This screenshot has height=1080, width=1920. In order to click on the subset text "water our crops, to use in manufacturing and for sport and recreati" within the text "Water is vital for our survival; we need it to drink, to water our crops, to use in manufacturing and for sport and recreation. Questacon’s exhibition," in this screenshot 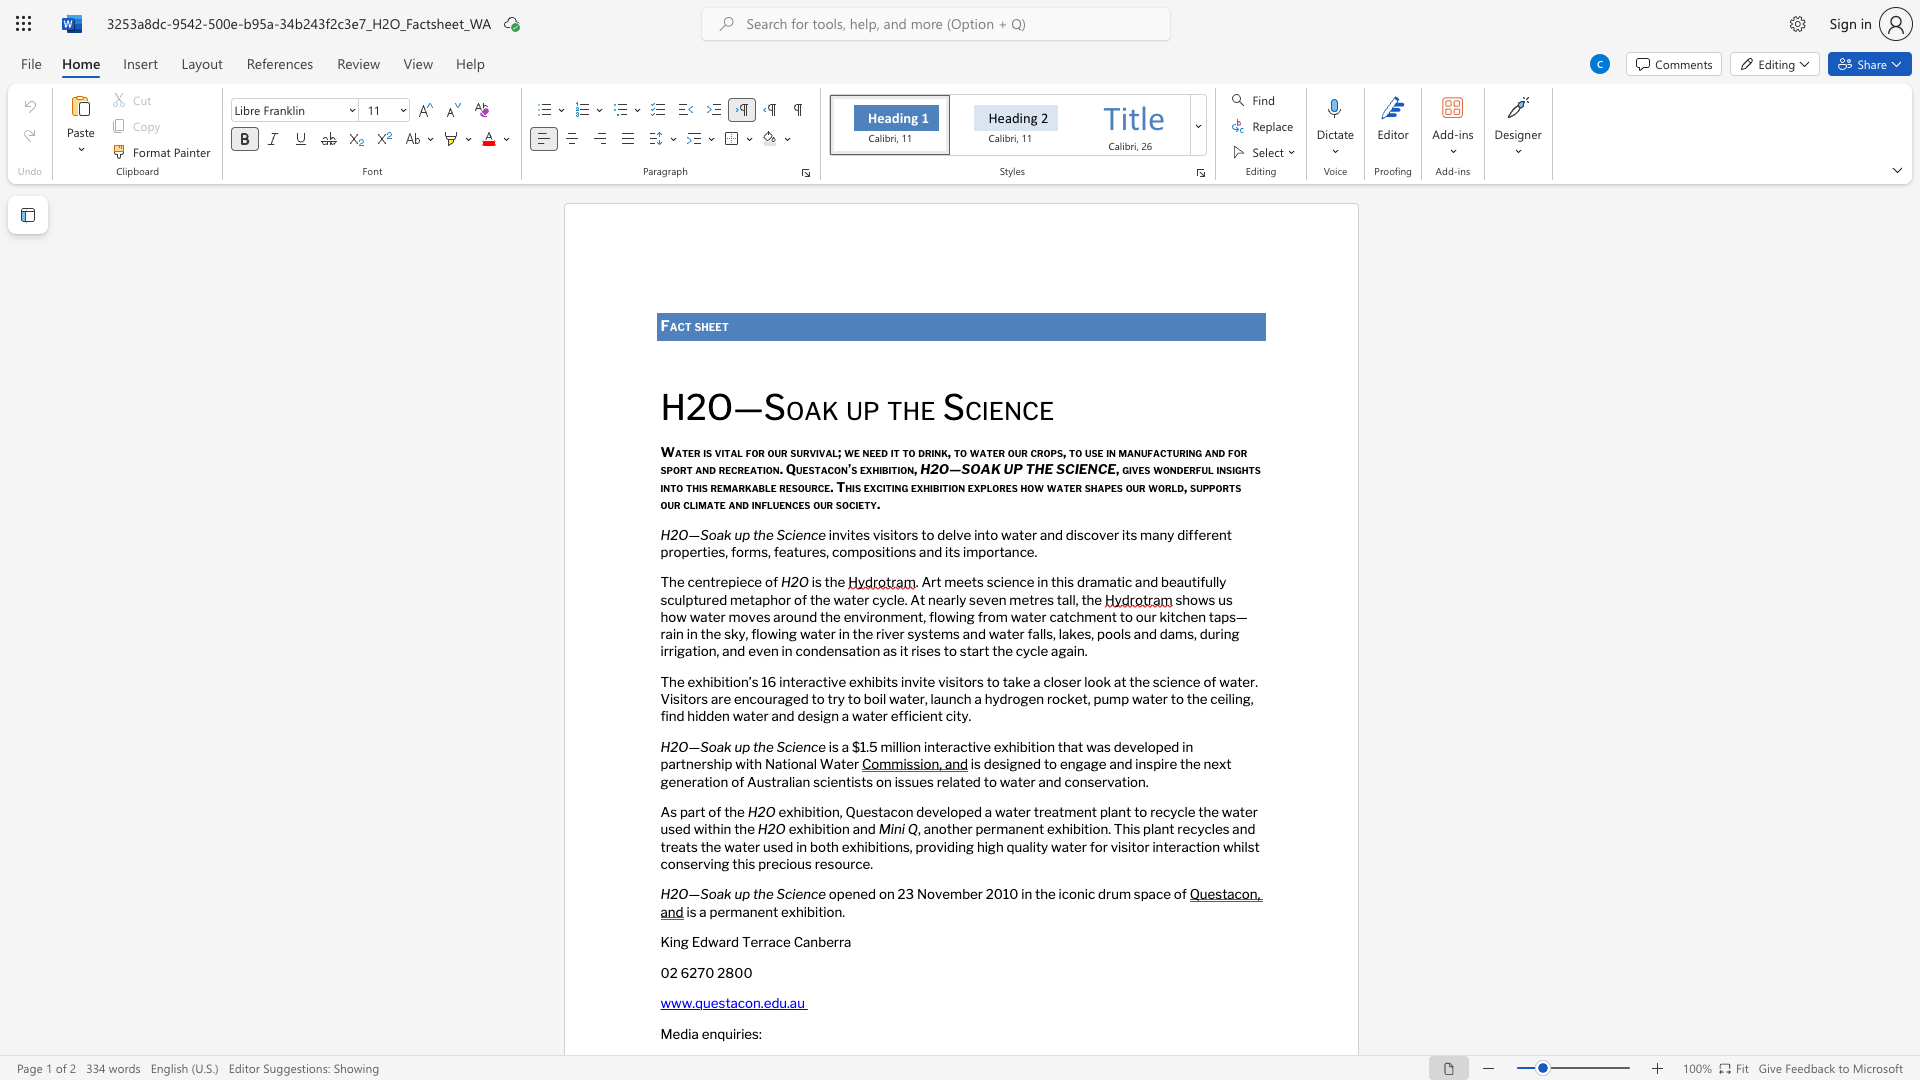, I will do `click(969, 452)`.